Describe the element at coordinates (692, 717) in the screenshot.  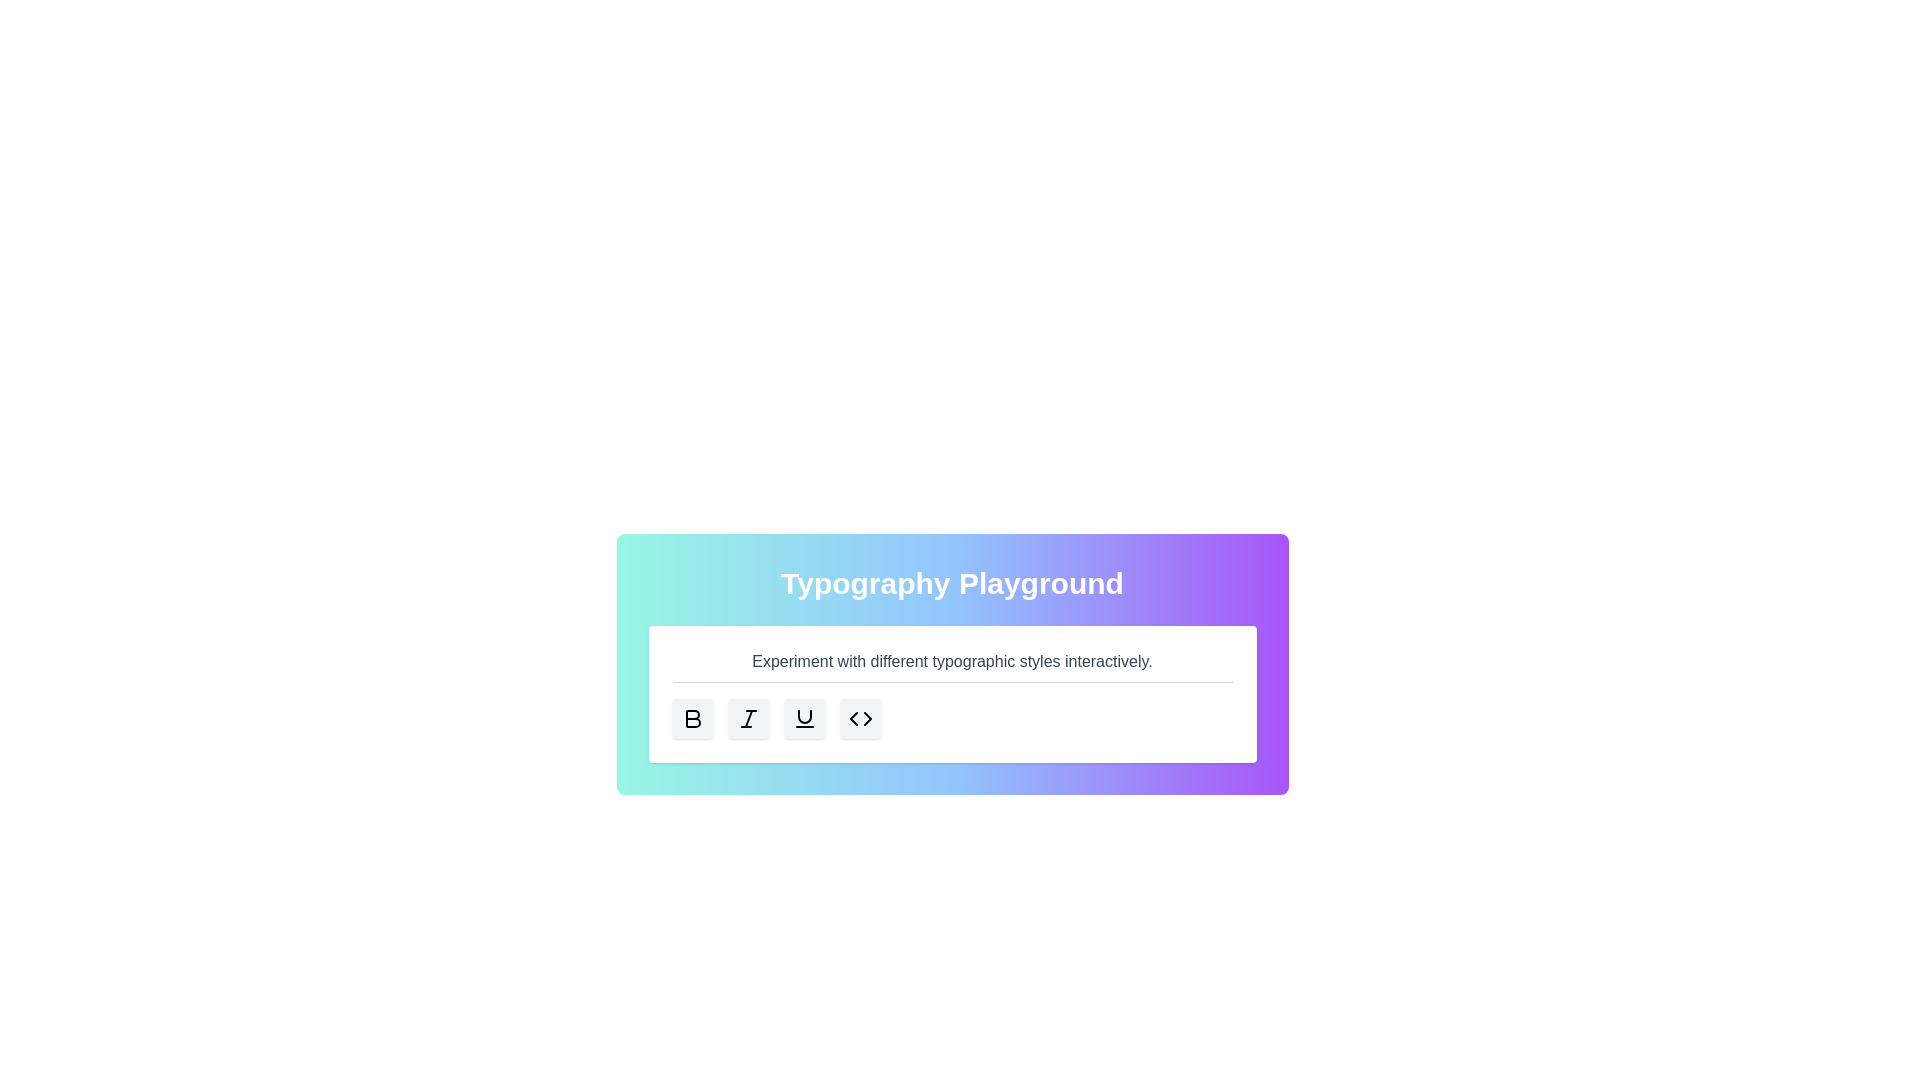
I see `the light gray square button with rounded corners and a black 'B' icon` at that location.